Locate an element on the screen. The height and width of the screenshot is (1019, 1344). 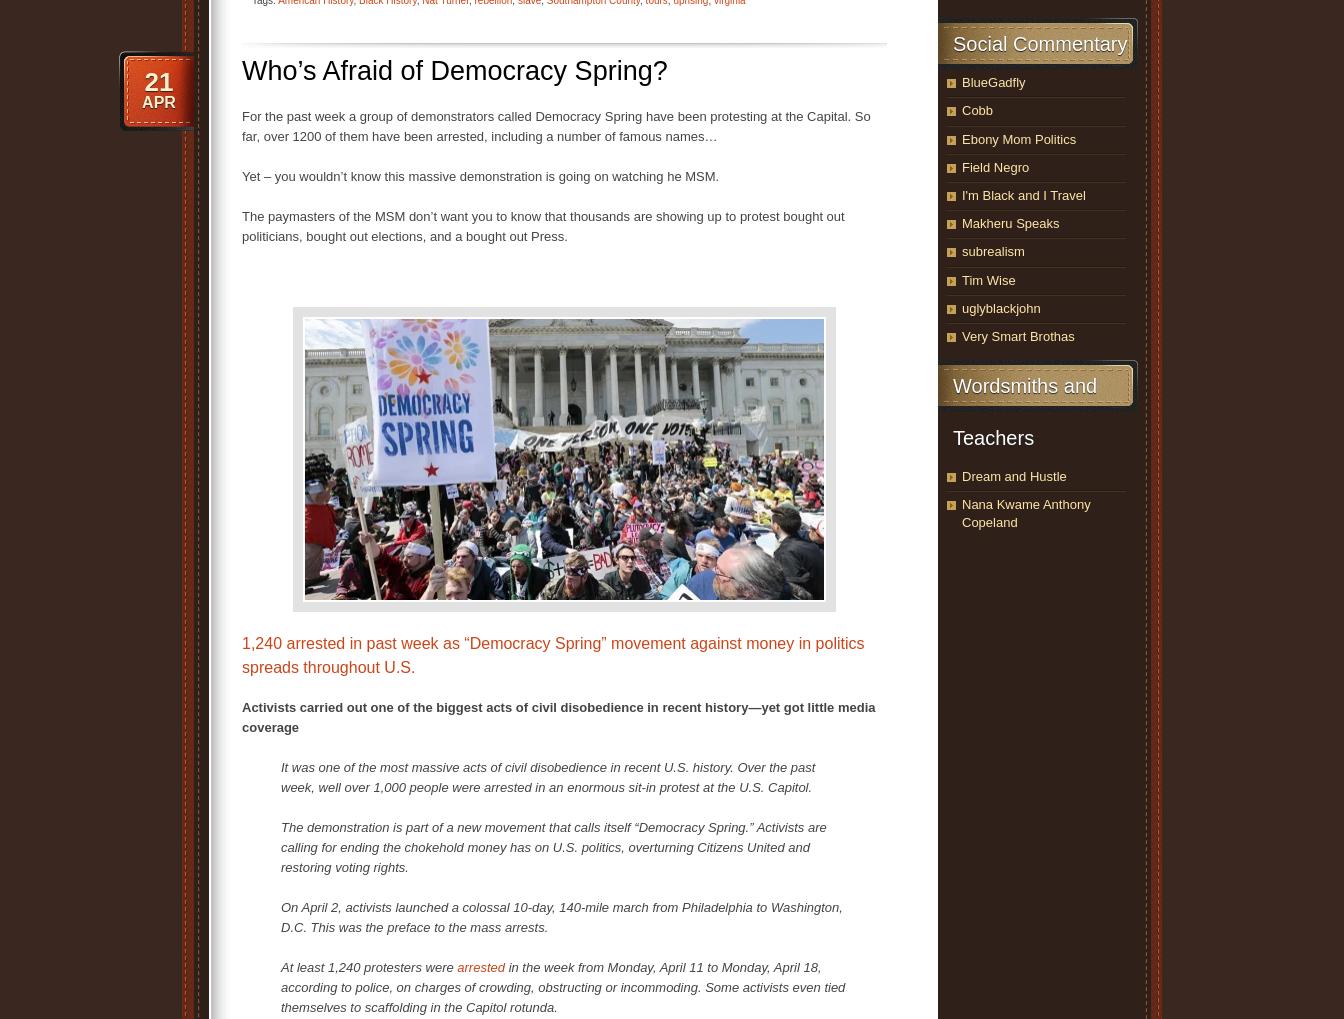
'The demonstration is part of a new movement that calls itself “Democracy Spring.” Activists are calling for ending the chokehold money has on U.S. politics, overturning Citizens United and restoring voting rights.' is located at coordinates (553, 846).